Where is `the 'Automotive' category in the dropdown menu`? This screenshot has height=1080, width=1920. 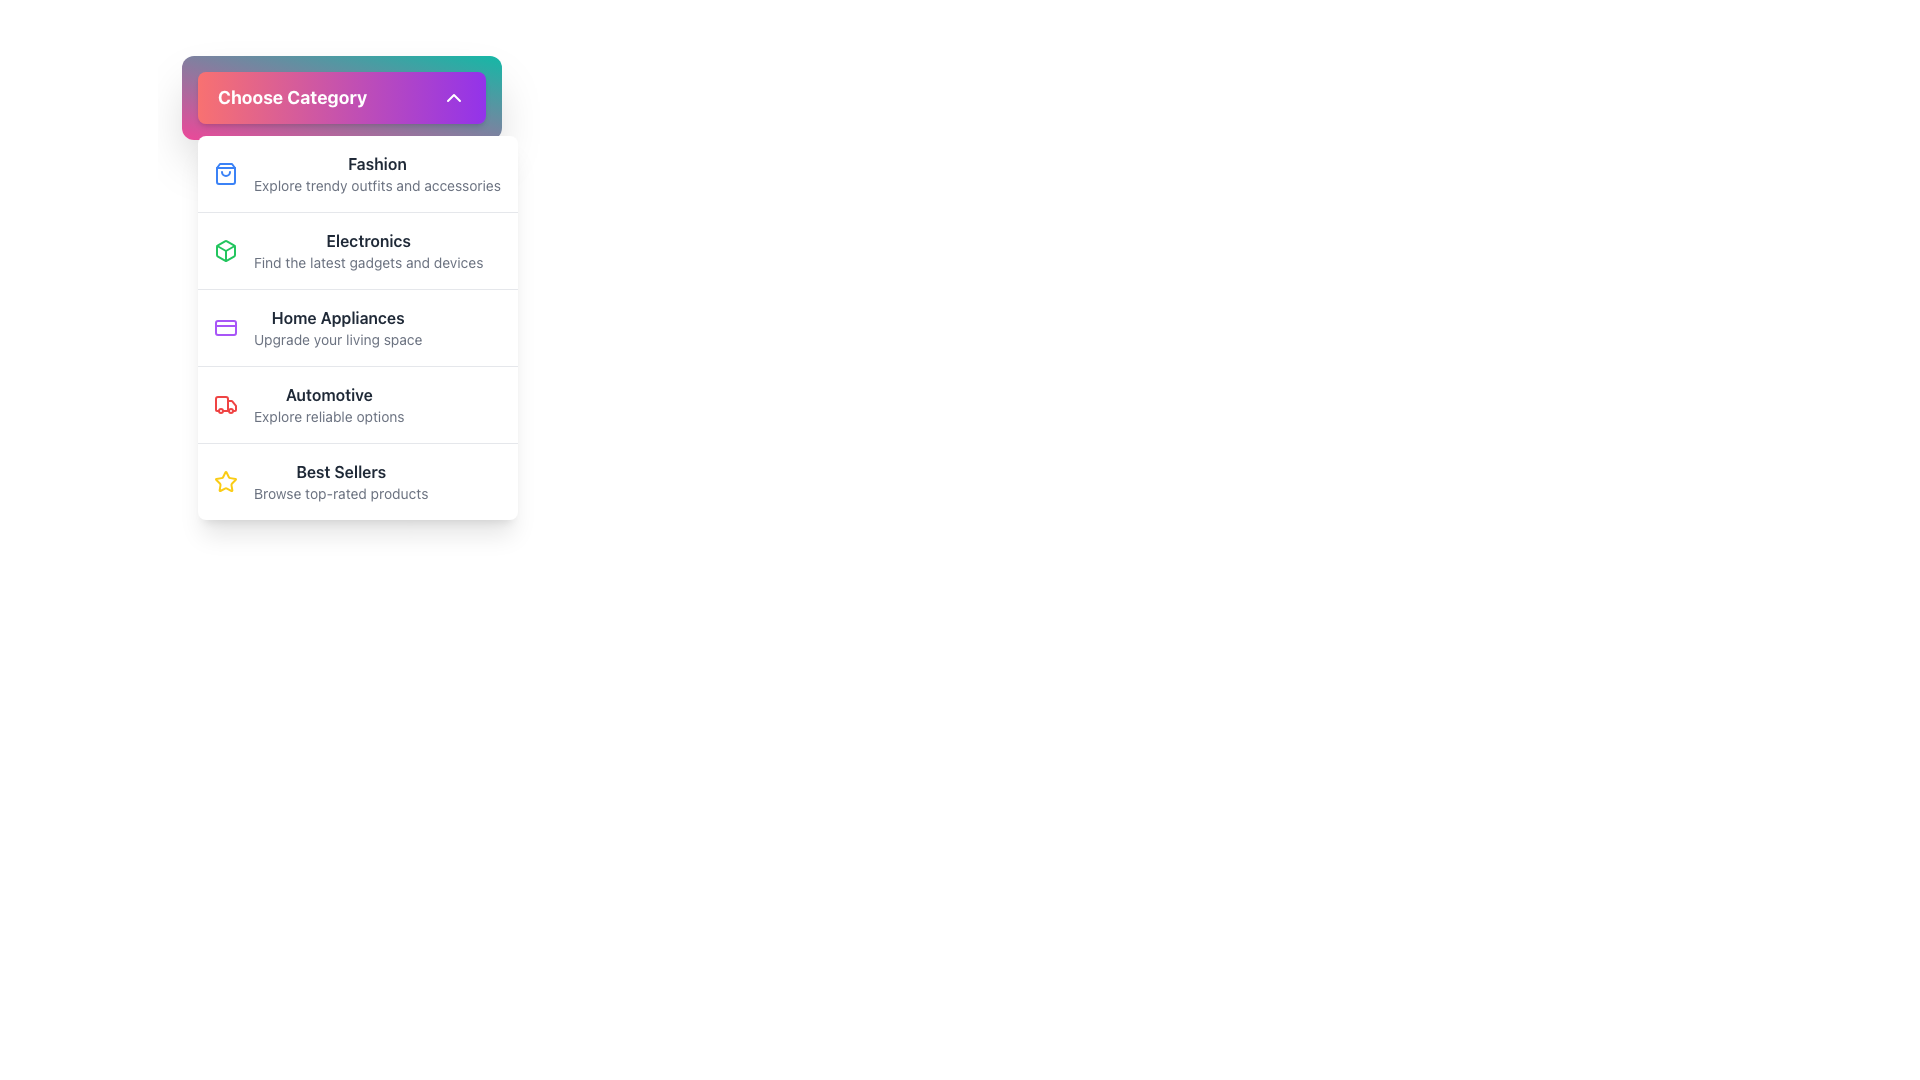
the 'Automotive' category in the dropdown menu is located at coordinates (358, 404).